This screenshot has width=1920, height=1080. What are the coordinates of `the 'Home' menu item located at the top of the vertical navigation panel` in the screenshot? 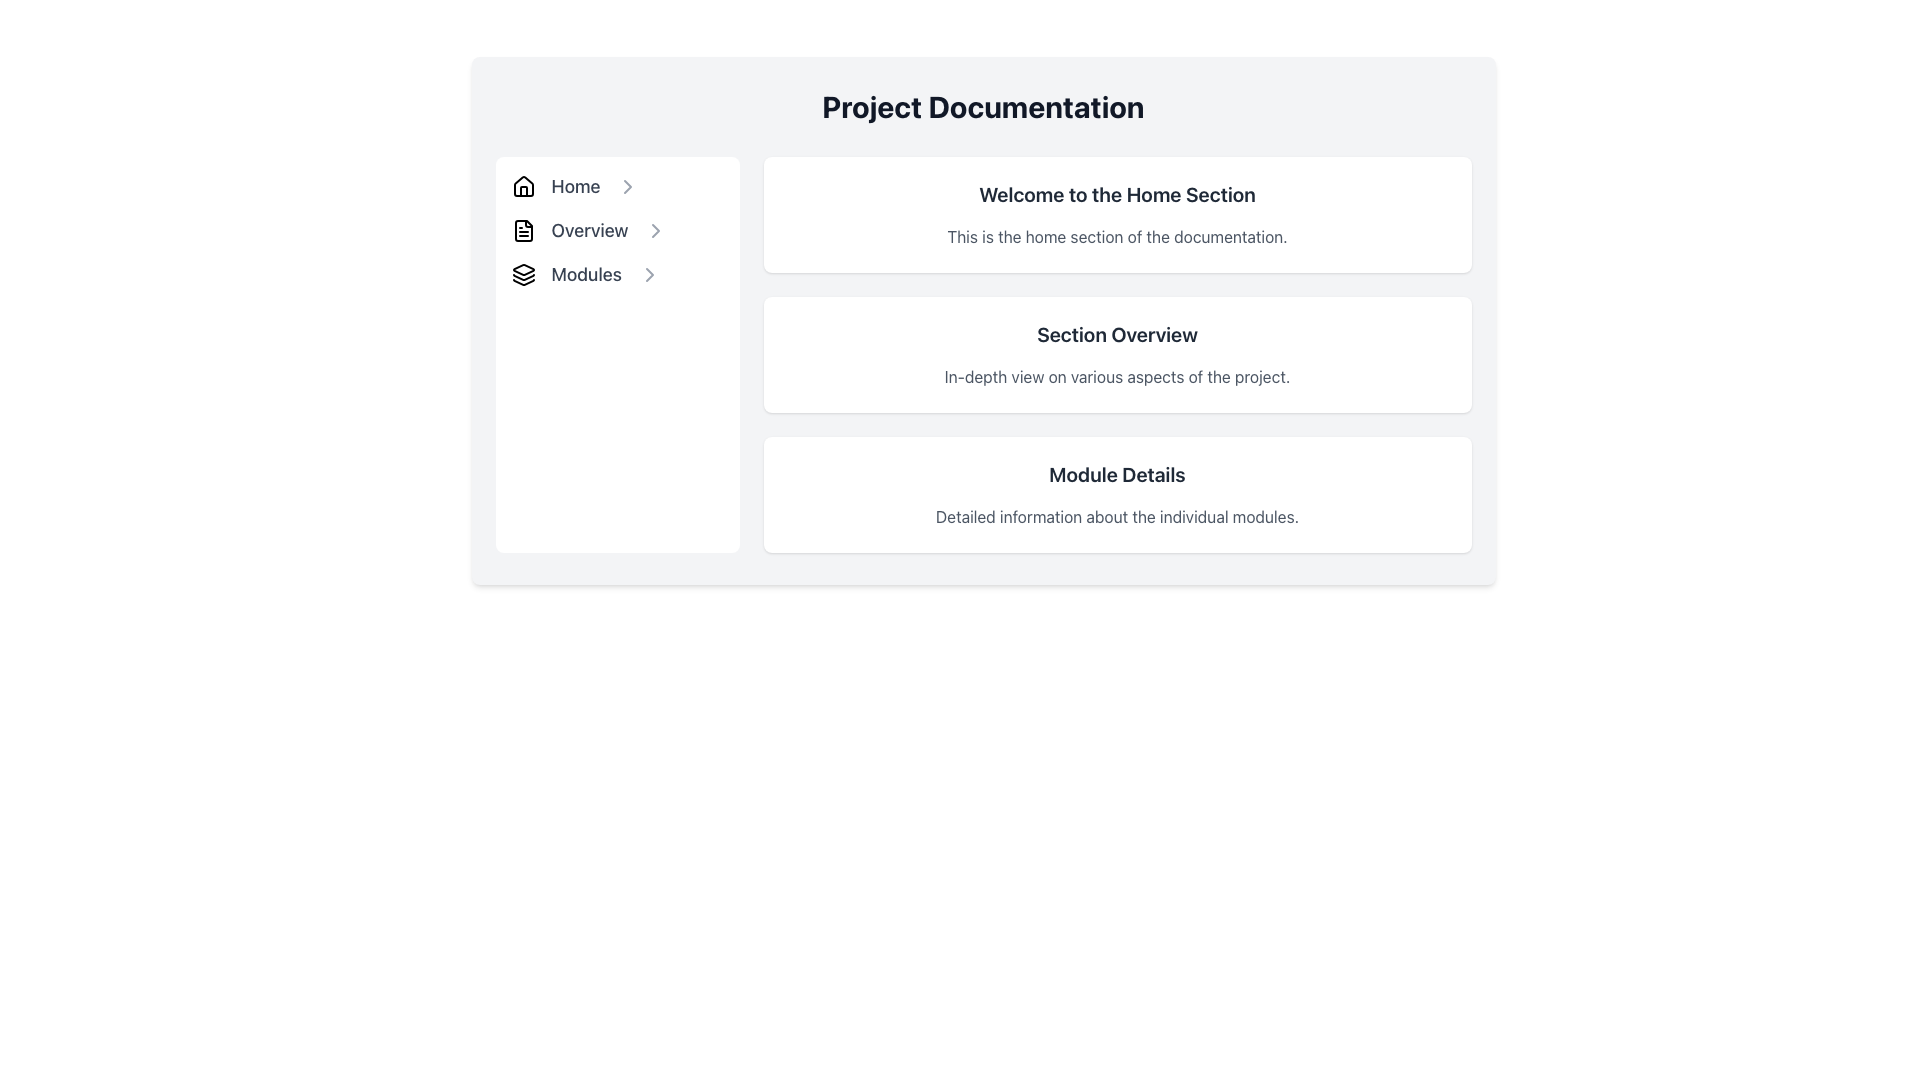 It's located at (616, 186).